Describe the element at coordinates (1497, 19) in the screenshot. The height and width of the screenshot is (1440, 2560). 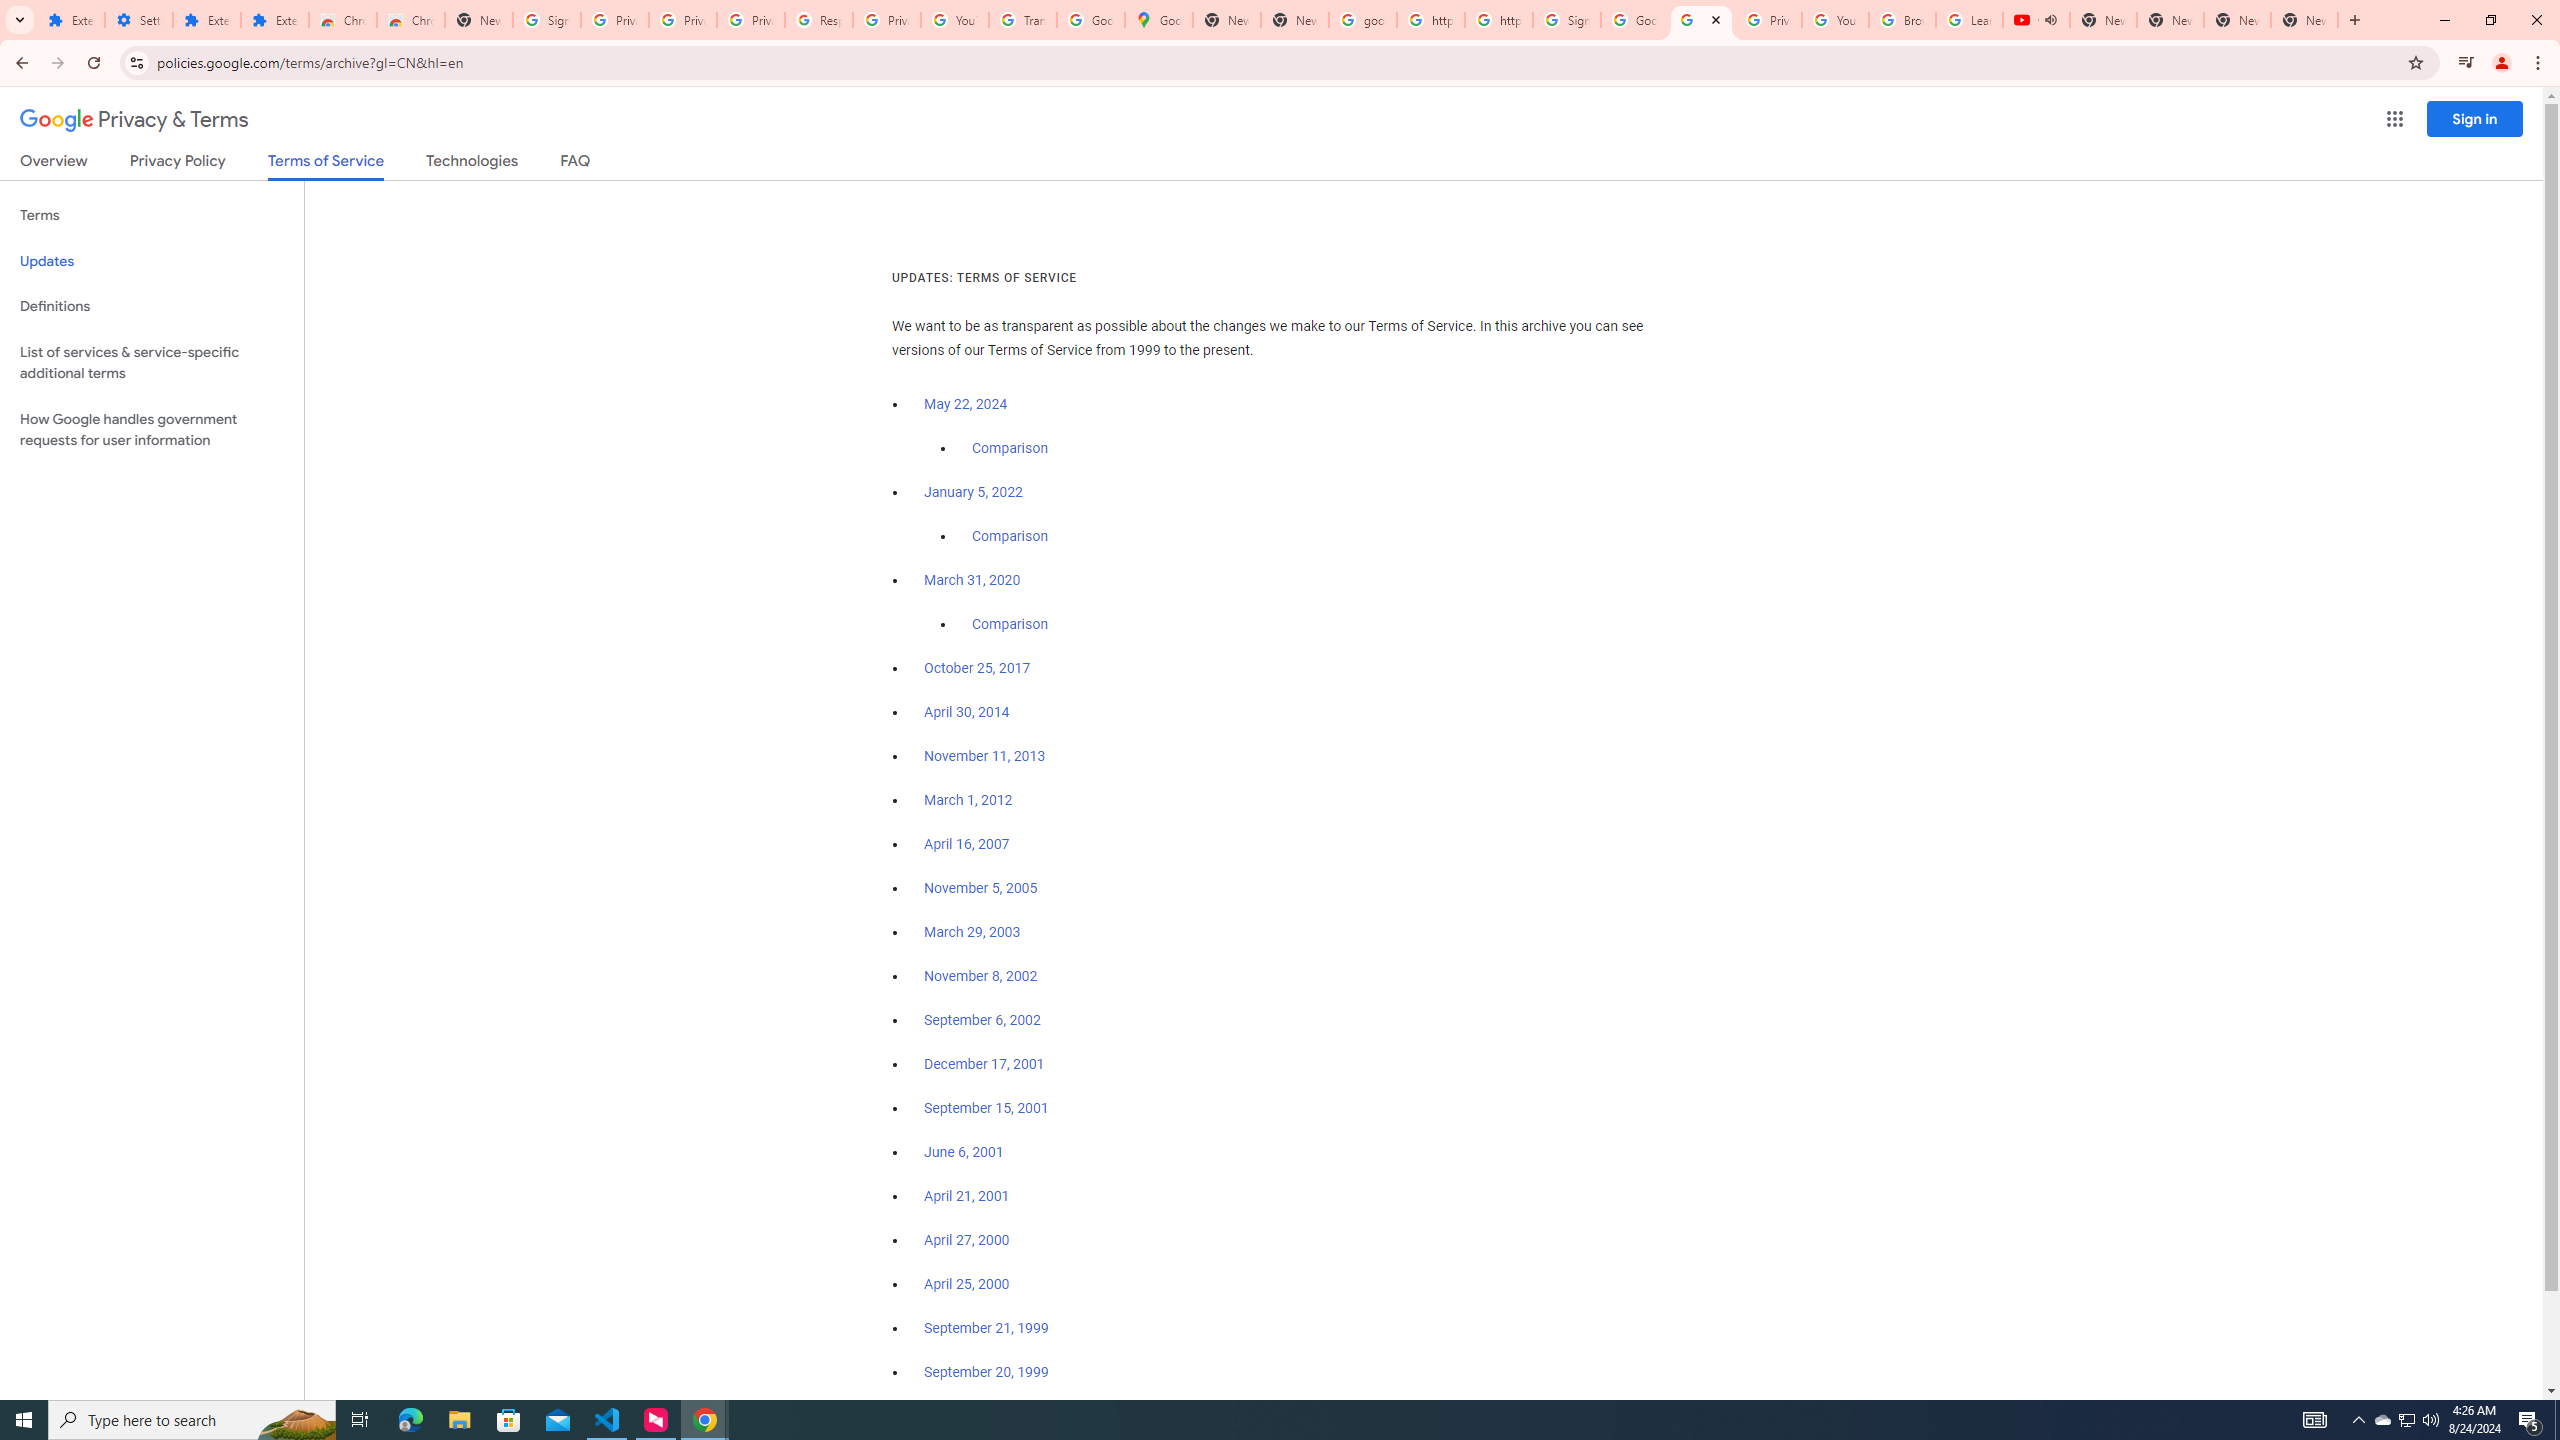
I see `'https://scholar.google.com/'` at that location.